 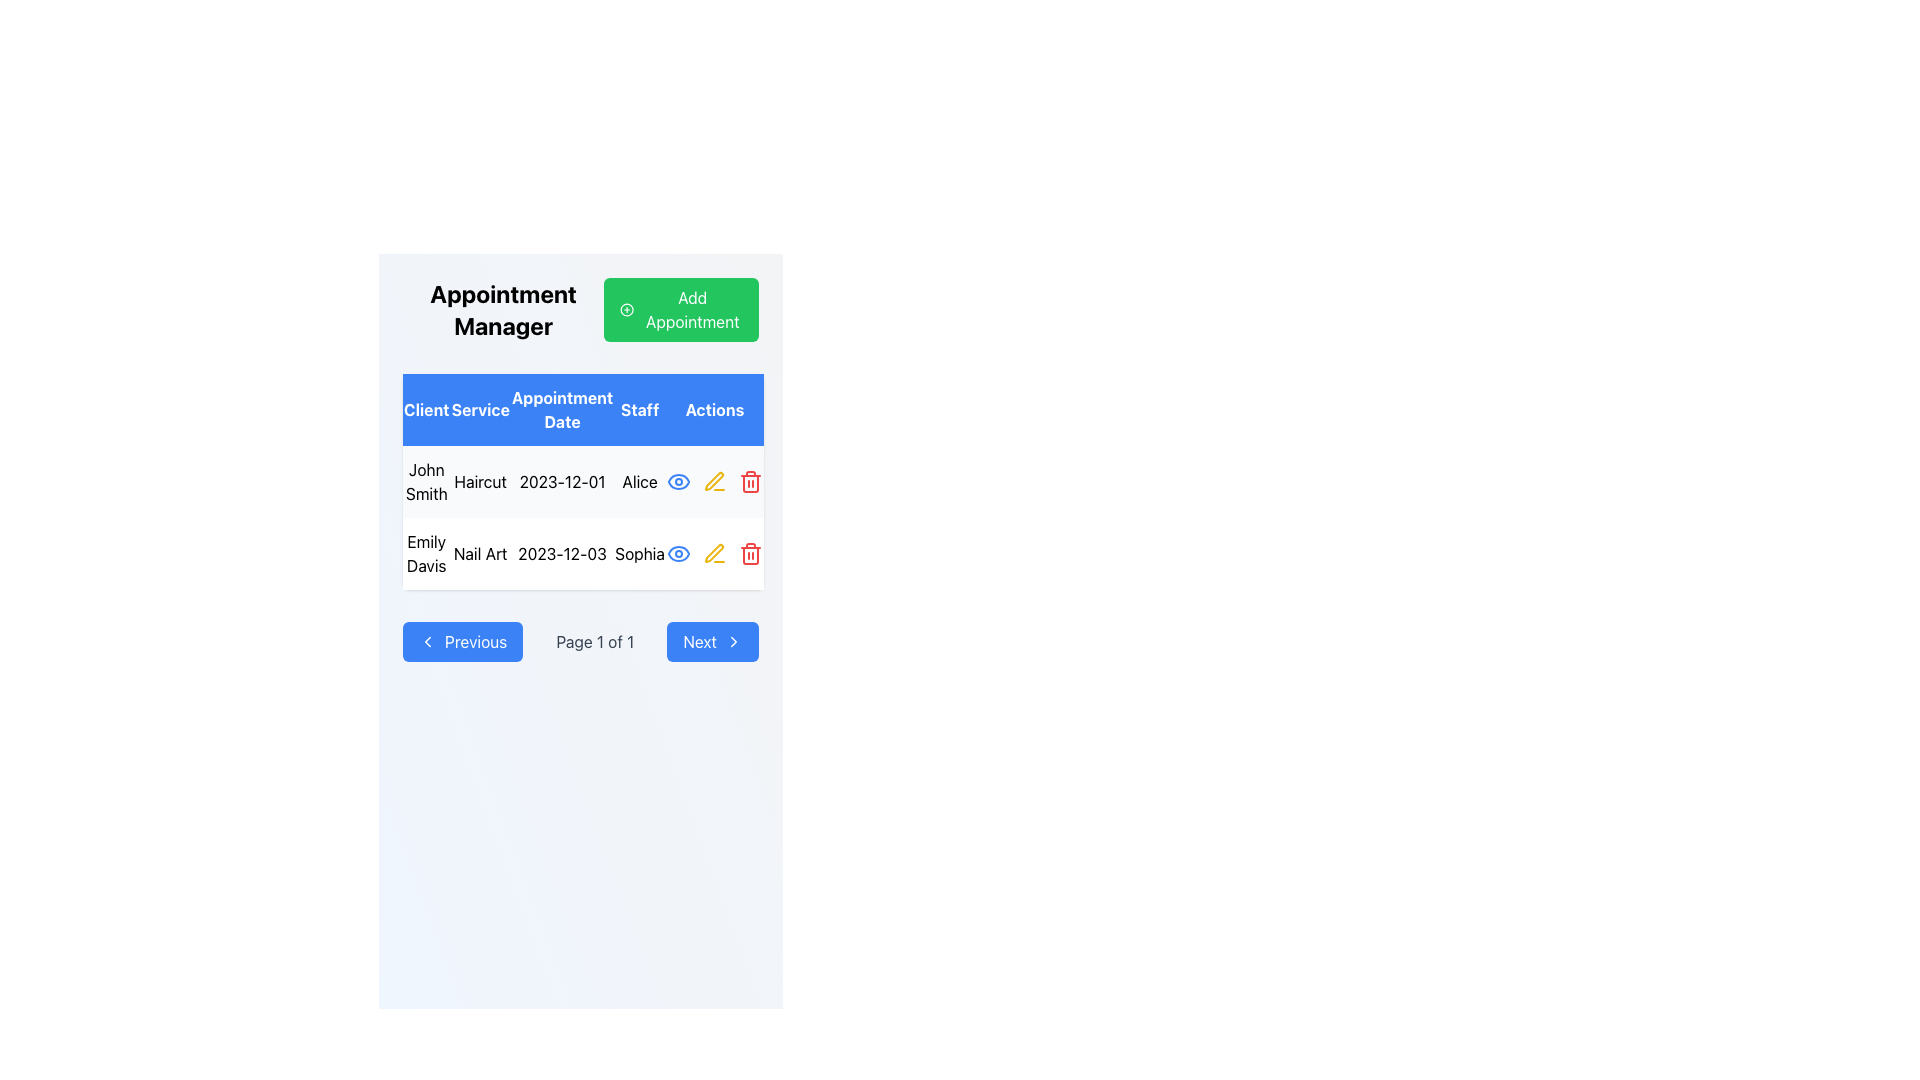 What do you see at coordinates (425, 408) in the screenshot?
I see `the blue rectangular table header labeled 'Client', which is the first column header in the table structure` at bounding box center [425, 408].